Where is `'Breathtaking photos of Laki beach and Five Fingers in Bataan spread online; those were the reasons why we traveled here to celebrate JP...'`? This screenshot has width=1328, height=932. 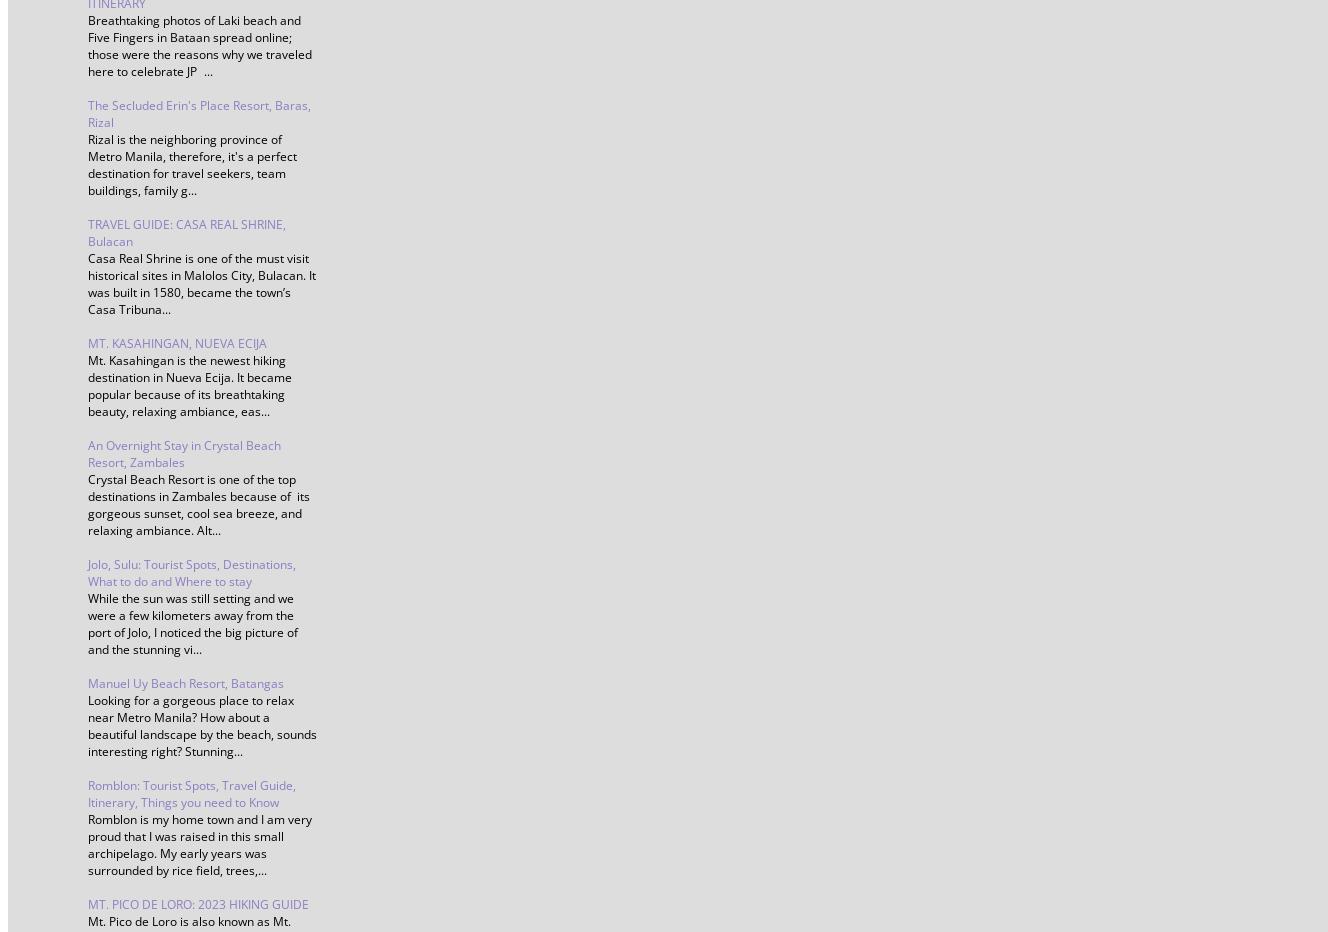
'Breathtaking photos of Laki beach and Five Fingers in Bataan spread online; those were the reasons why we traveled here to celebrate JP...' is located at coordinates (199, 45).